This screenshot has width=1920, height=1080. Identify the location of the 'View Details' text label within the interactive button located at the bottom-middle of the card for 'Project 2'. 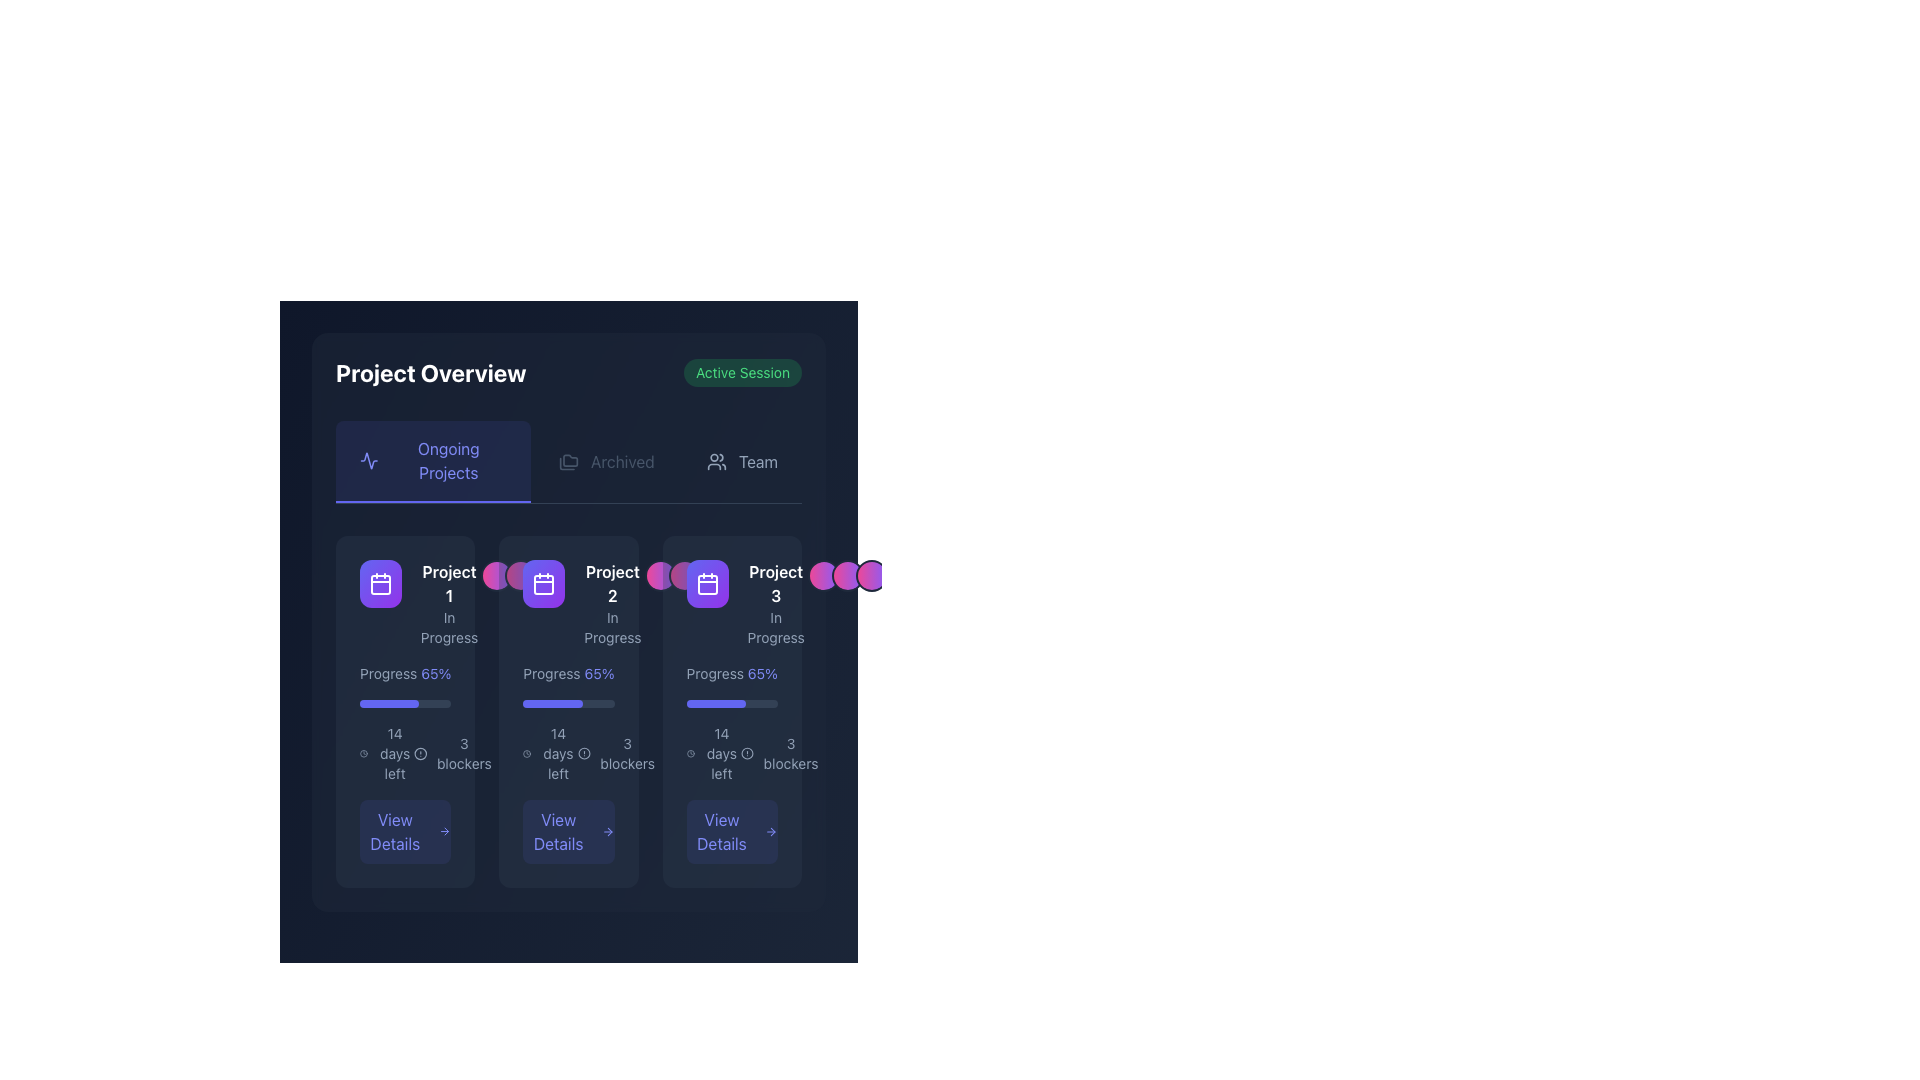
(557, 832).